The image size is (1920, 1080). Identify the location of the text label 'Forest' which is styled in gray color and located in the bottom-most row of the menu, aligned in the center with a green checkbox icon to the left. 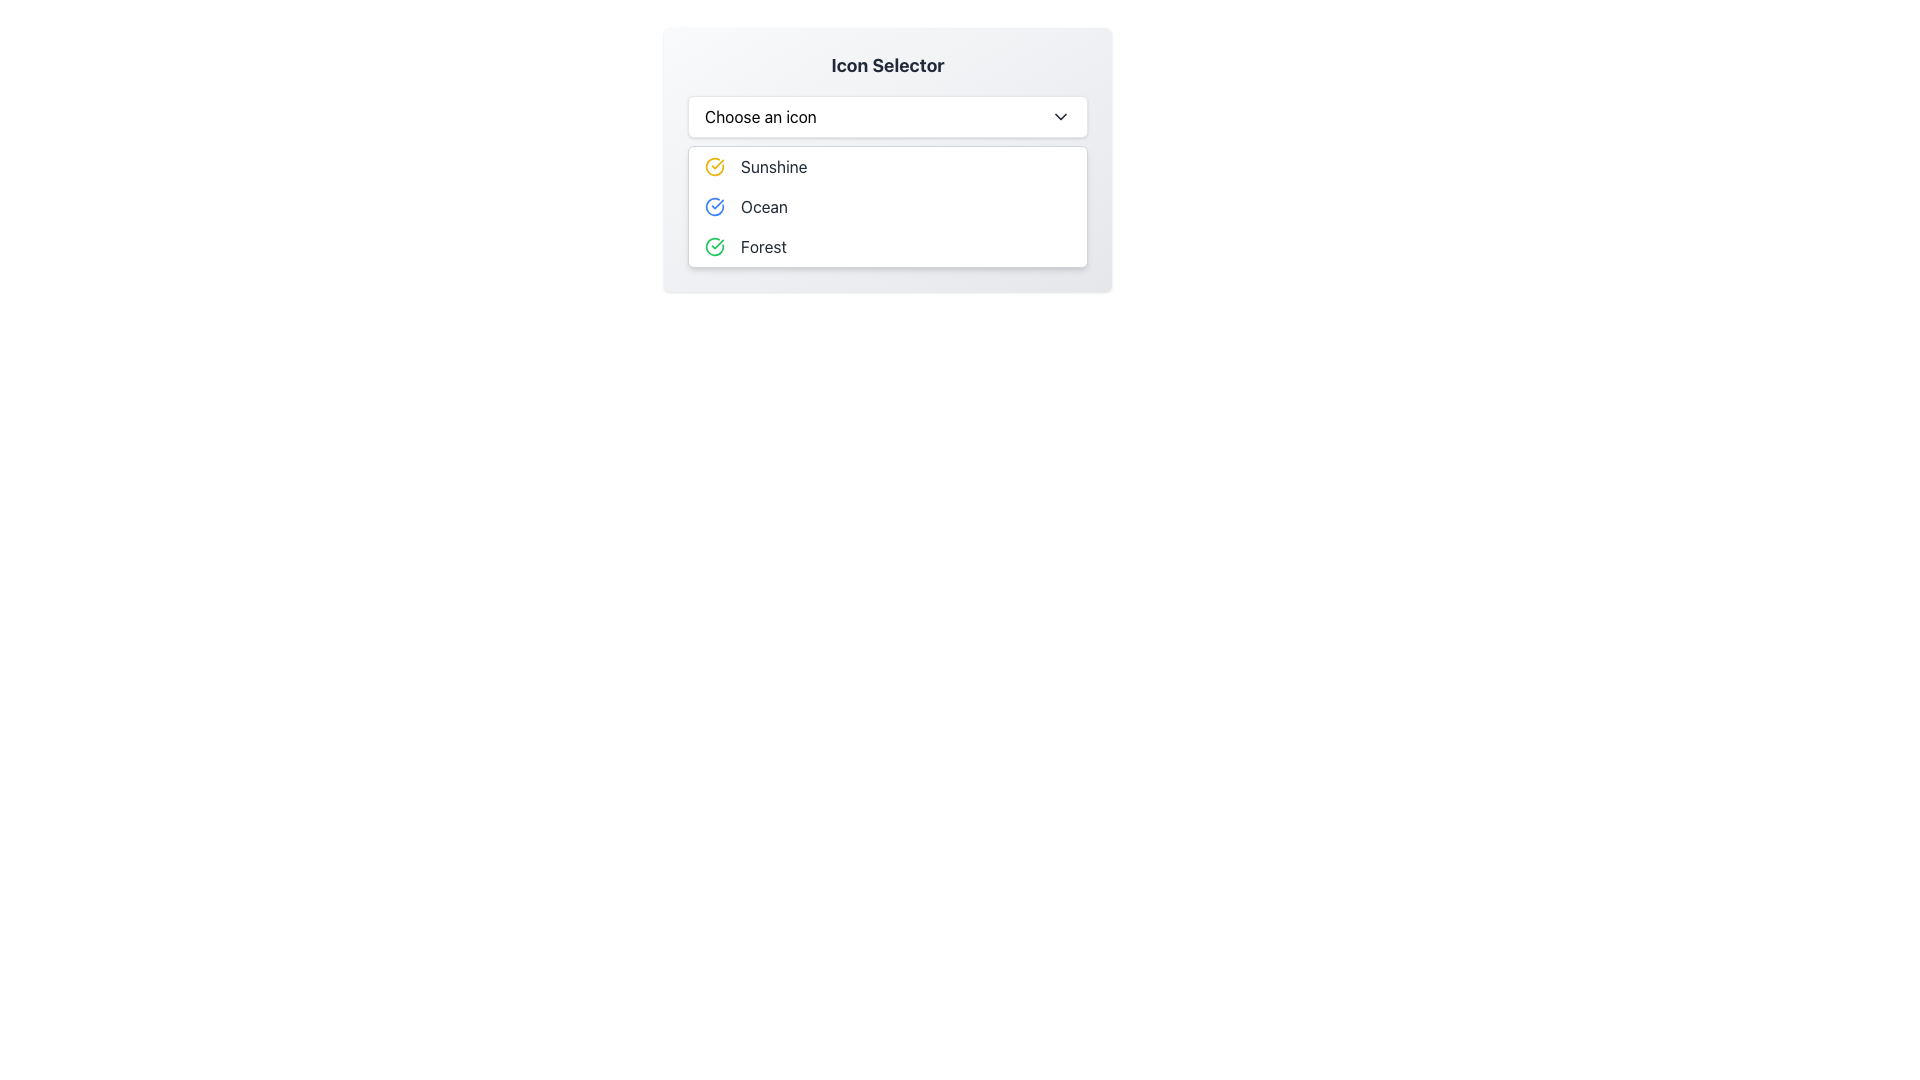
(762, 245).